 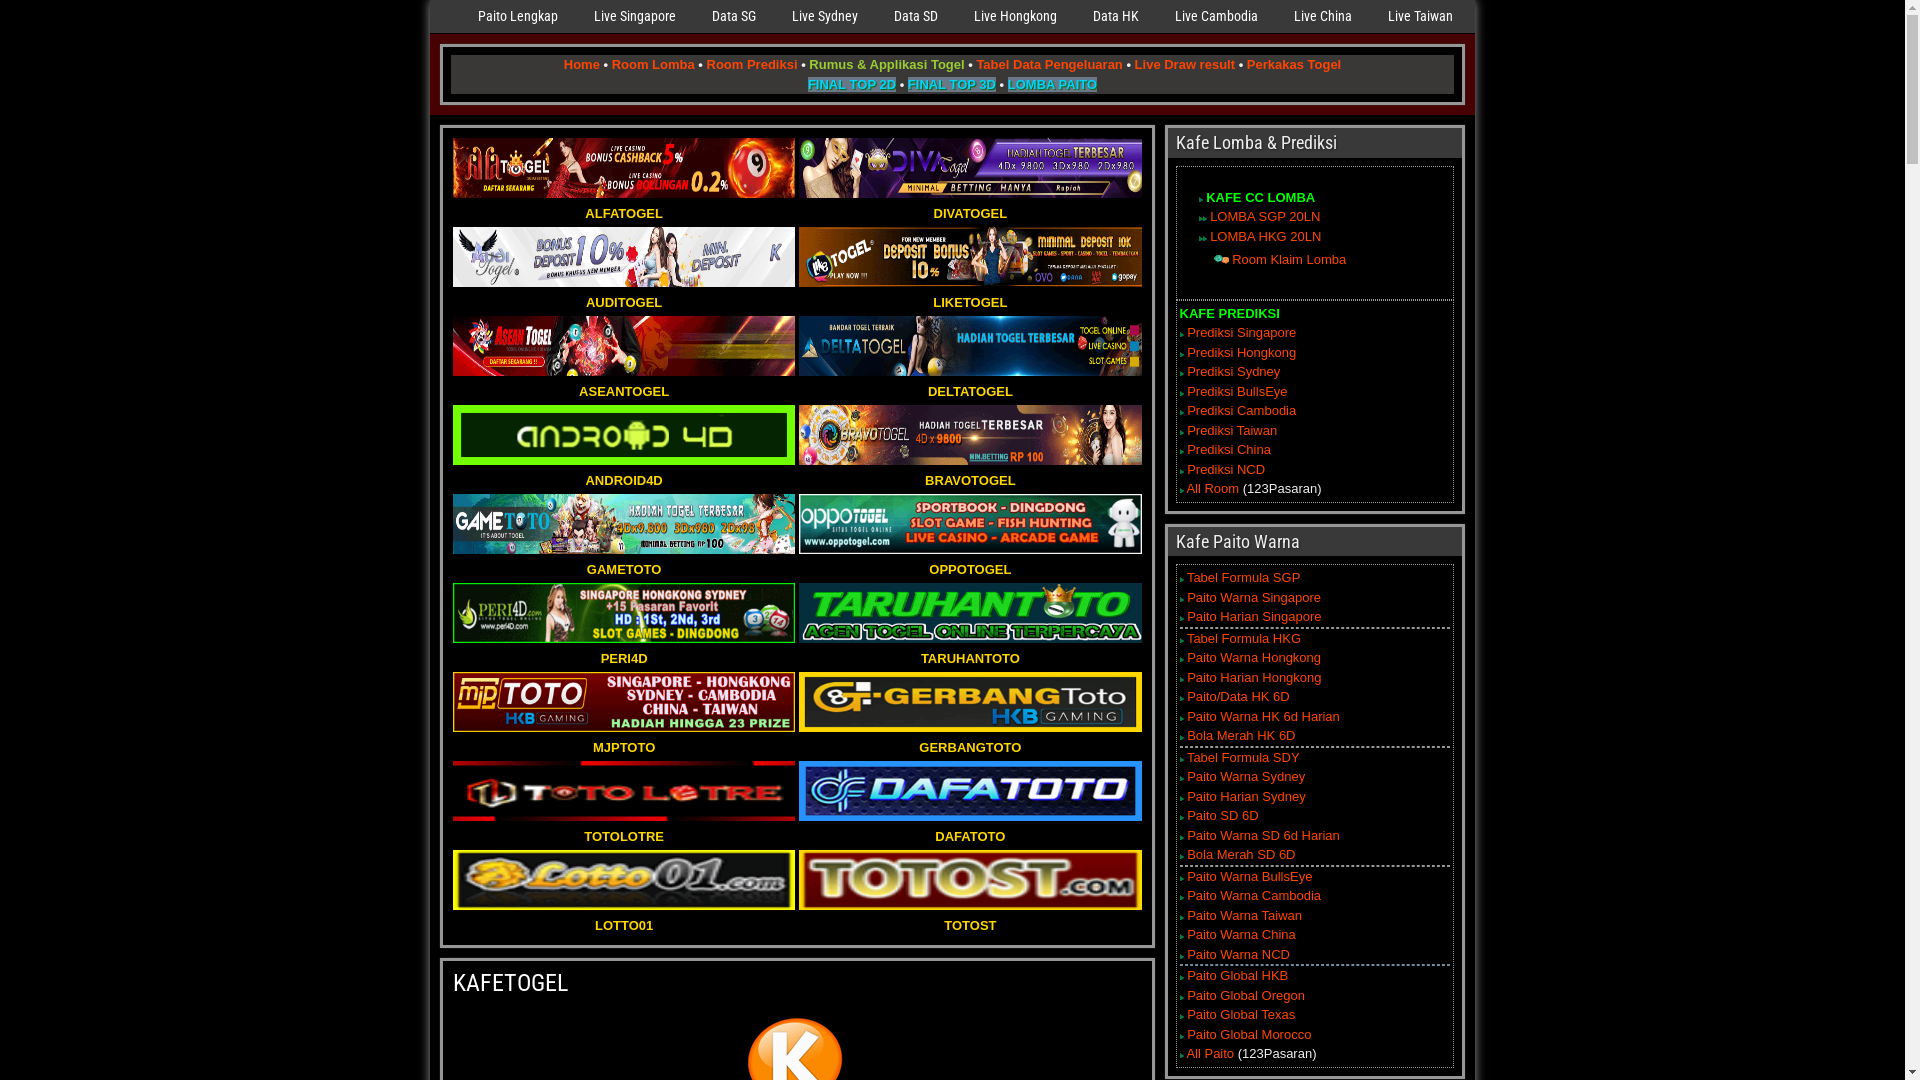 I want to click on 'Live Sydney', so click(x=825, y=16).